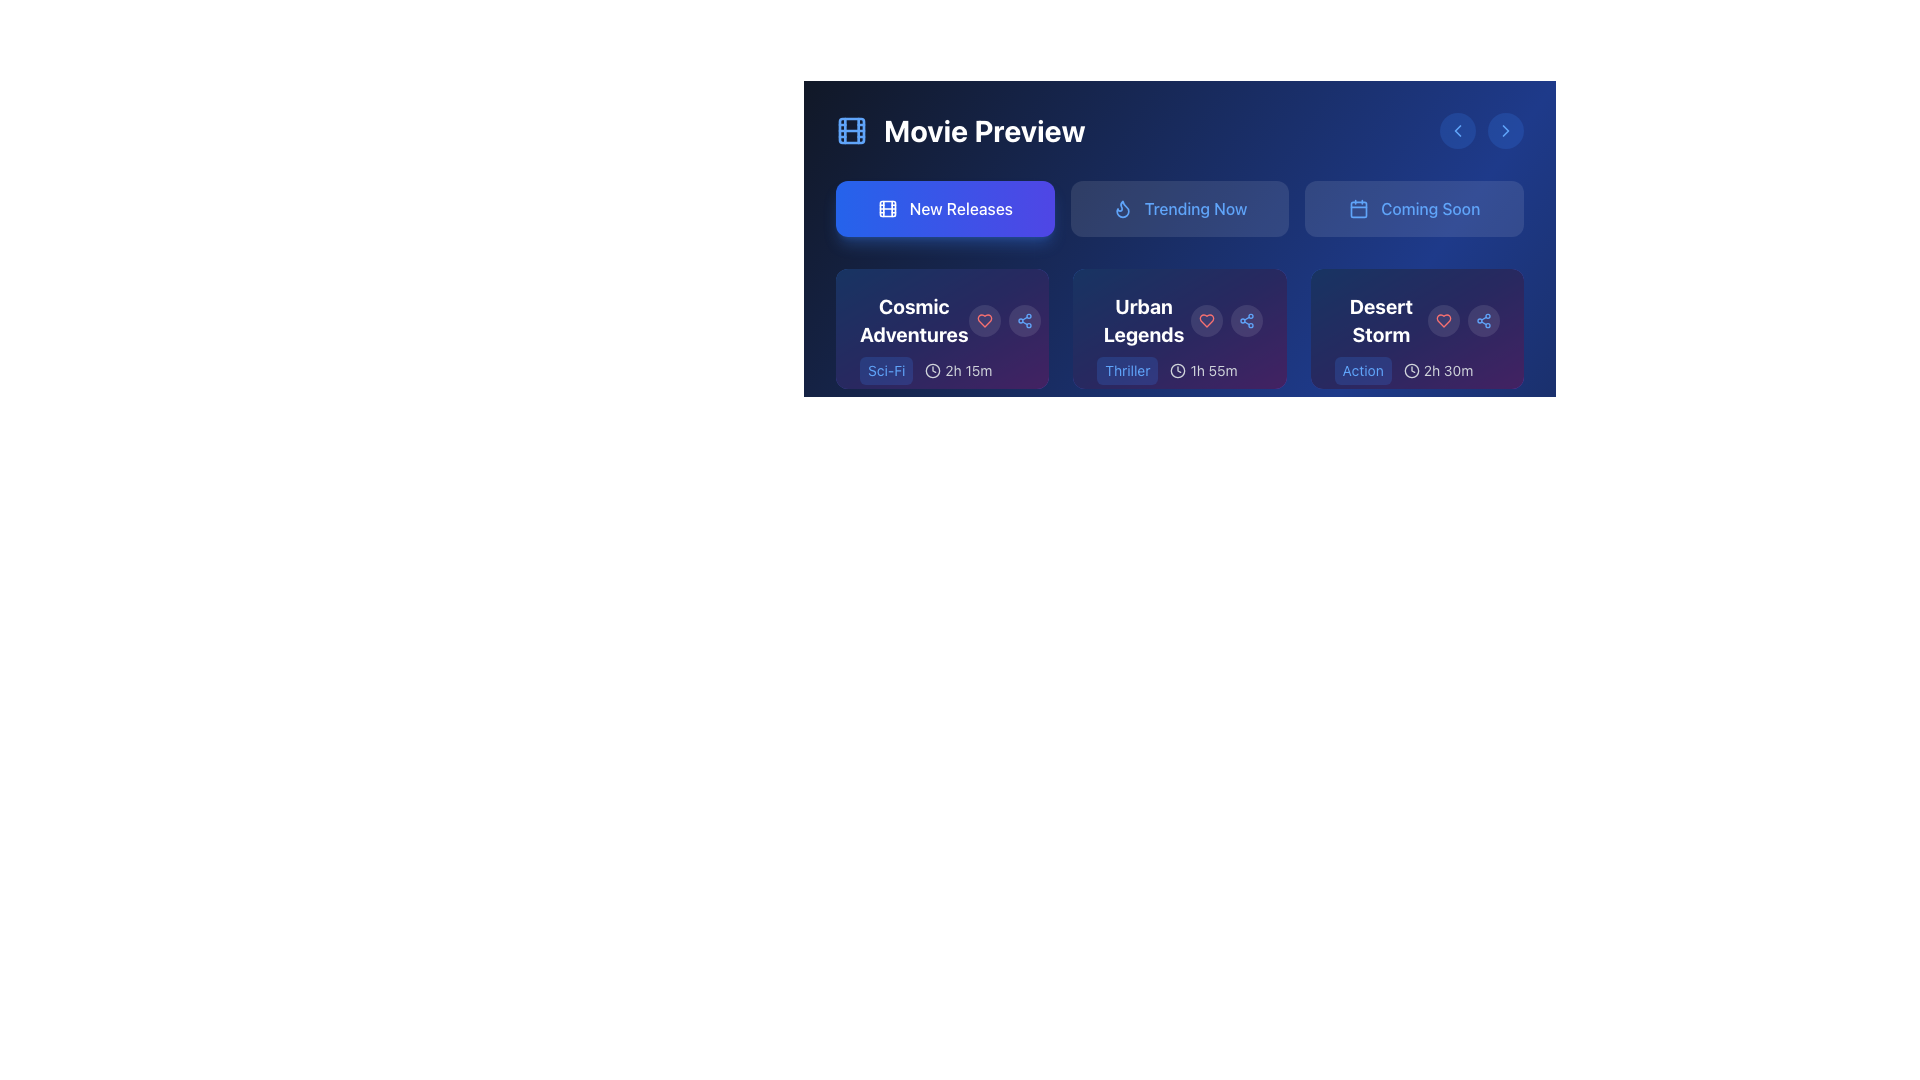 This screenshot has width=1920, height=1080. I want to click on the informational UI component displaying the genre and duration of the movie 'Desert Storm', located below the title in the rightmost column, so click(1416, 386).